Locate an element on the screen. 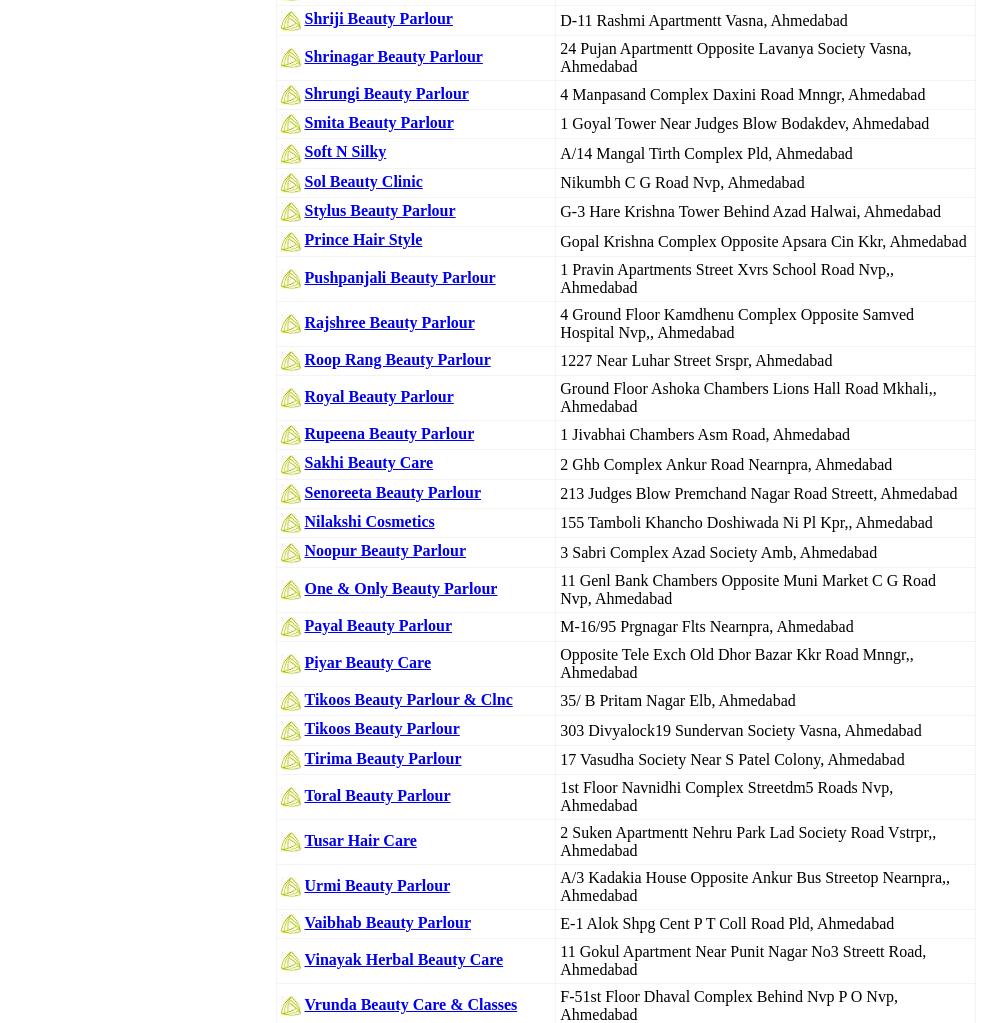 Image resolution: width=1008 pixels, height=1023 pixels. 'Vinayak Herbal Beauty Care' is located at coordinates (403, 959).